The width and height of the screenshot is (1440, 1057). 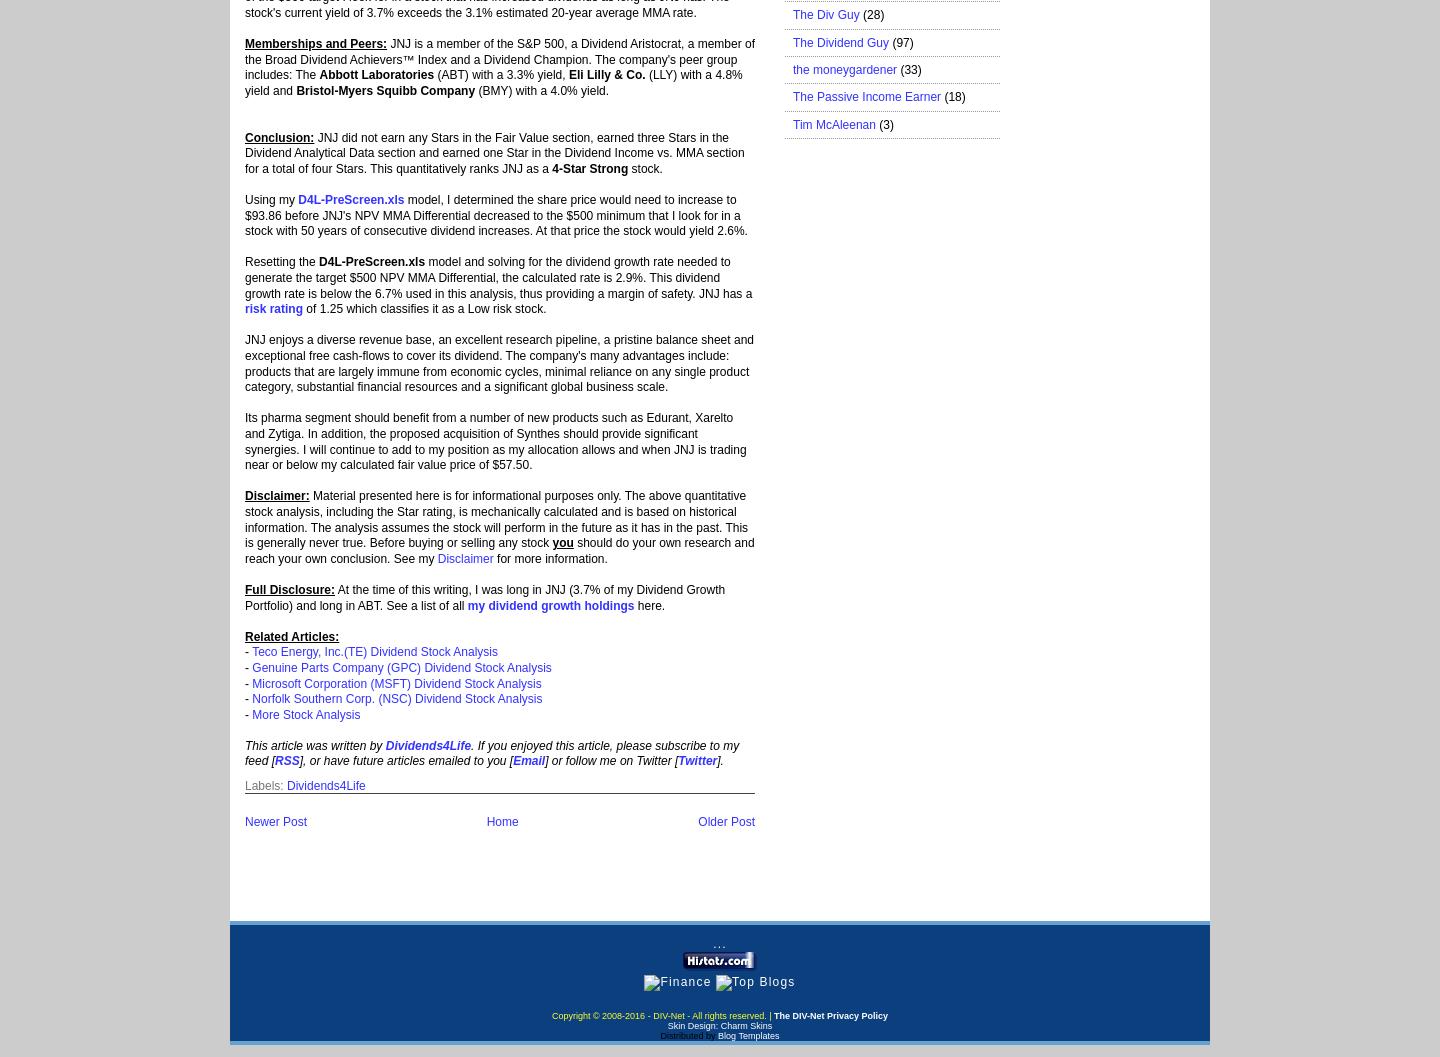 What do you see at coordinates (497, 276) in the screenshot?
I see `'model and solving for the dividend growth rate needed to generate the target $500 NPV MMA Differential, the calculated rate is 2.9%. This dividend growth rate is below the 6.7% used in this analysis, thus providing a margin of safety. JNJ has a'` at bounding box center [497, 276].